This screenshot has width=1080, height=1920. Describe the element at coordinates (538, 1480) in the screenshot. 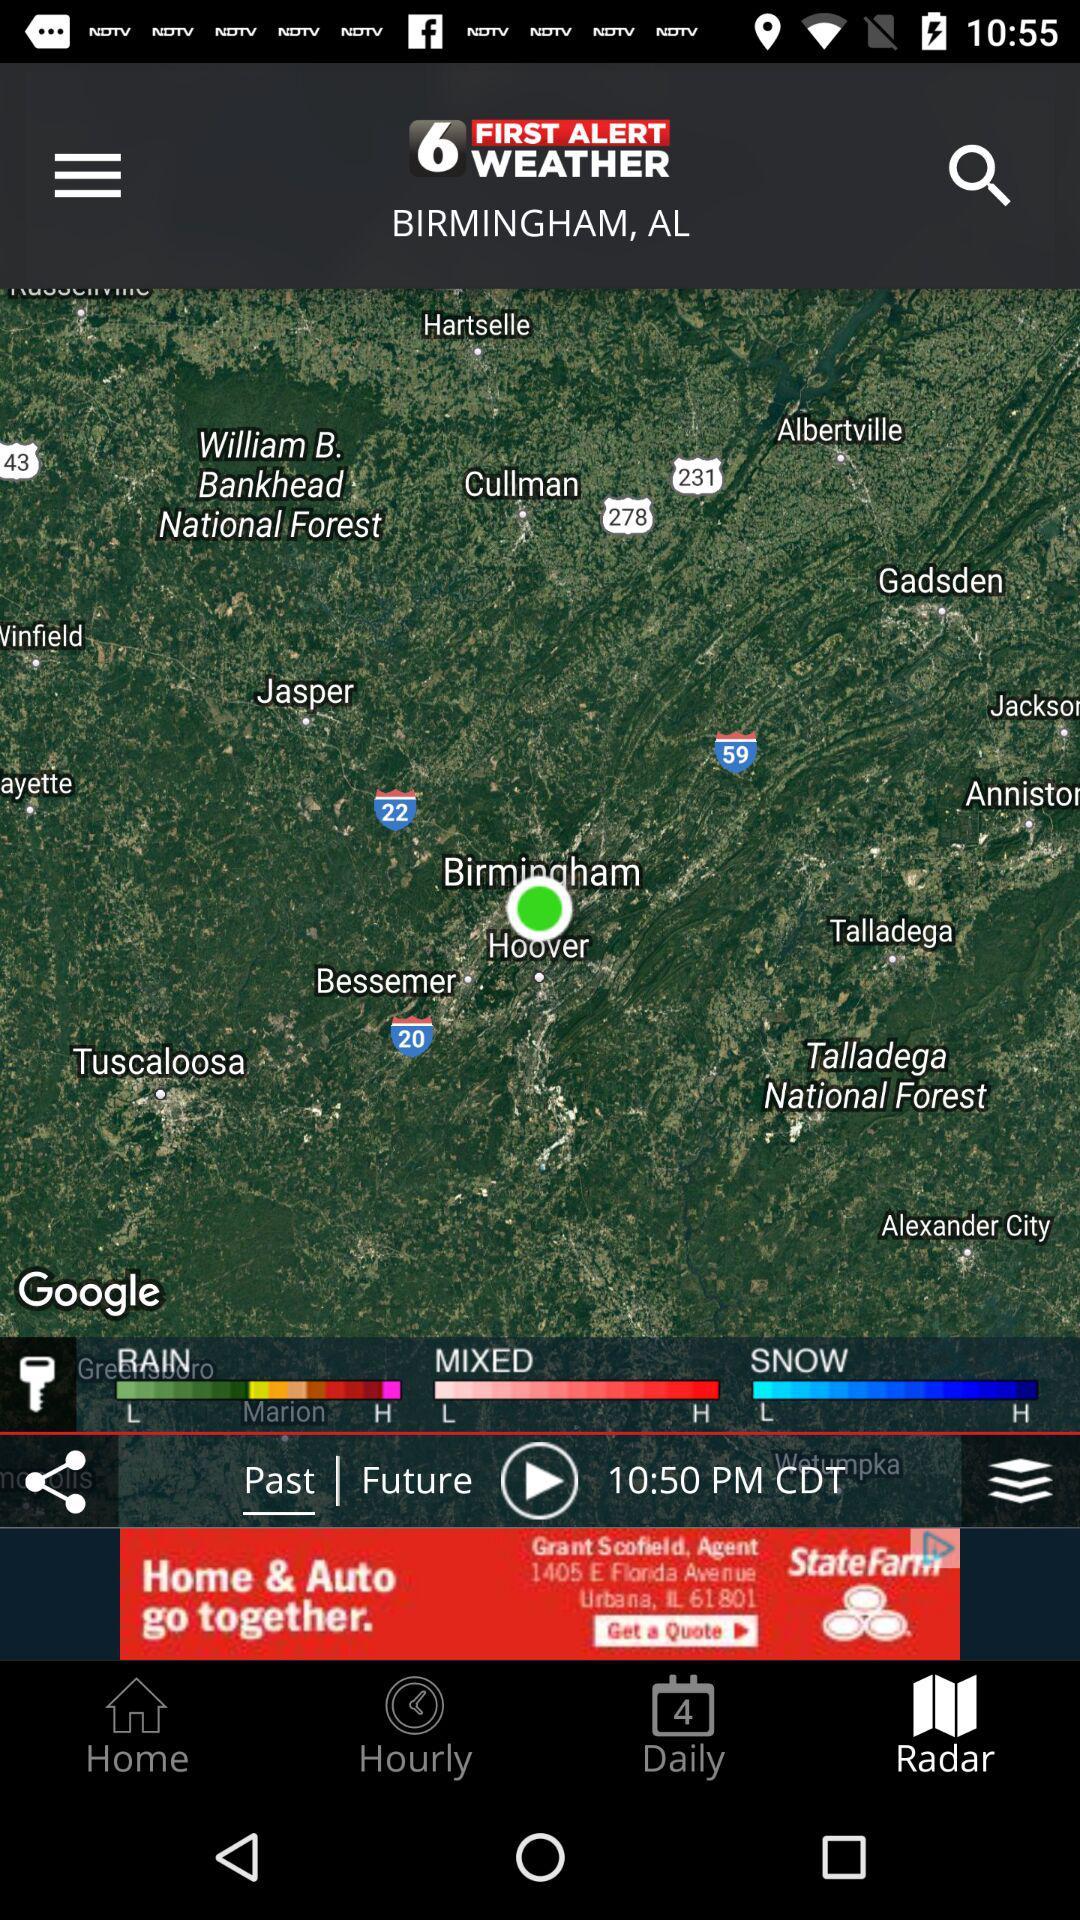

I see `the item to the left of 10 50 pm item` at that location.